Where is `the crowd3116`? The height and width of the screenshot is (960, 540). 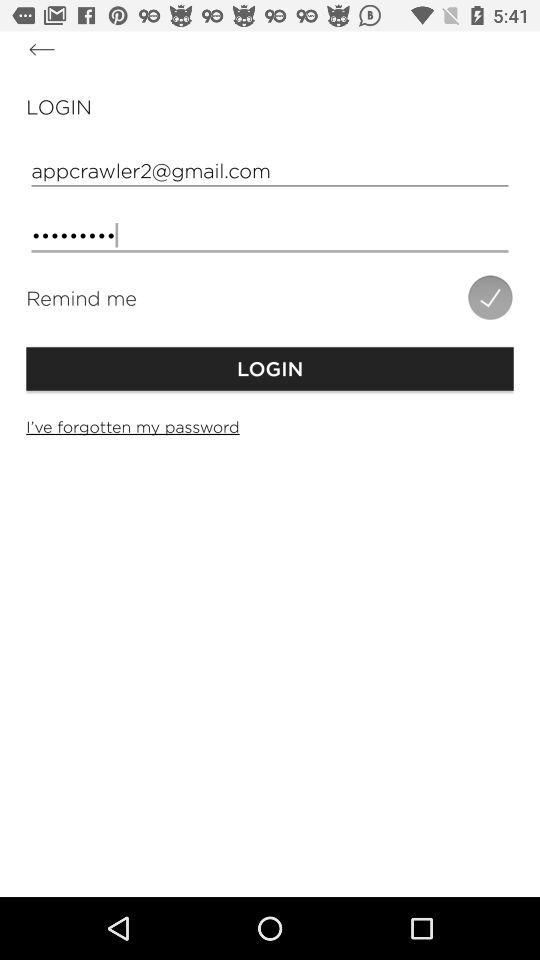
the crowd3116 is located at coordinates (270, 235).